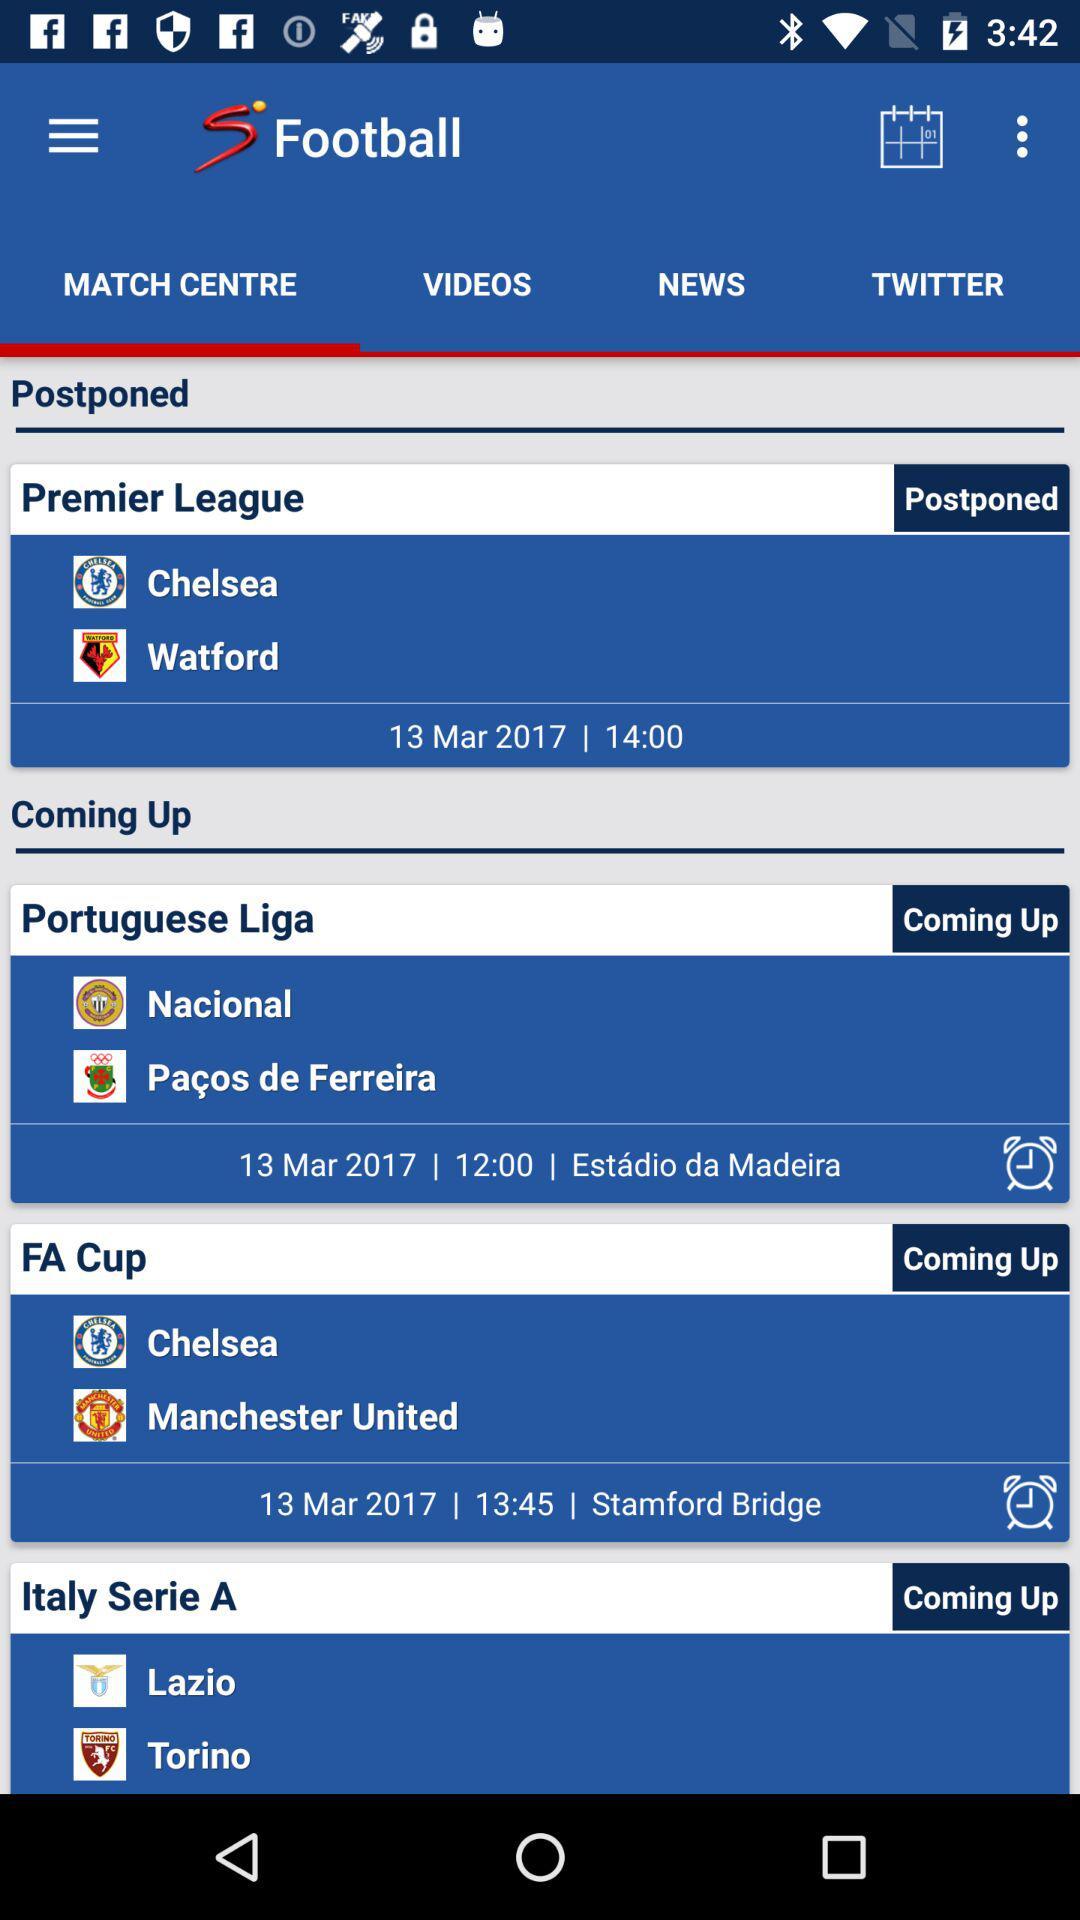  Describe the element at coordinates (180, 282) in the screenshot. I see `the icon above the postponed item` at that location.